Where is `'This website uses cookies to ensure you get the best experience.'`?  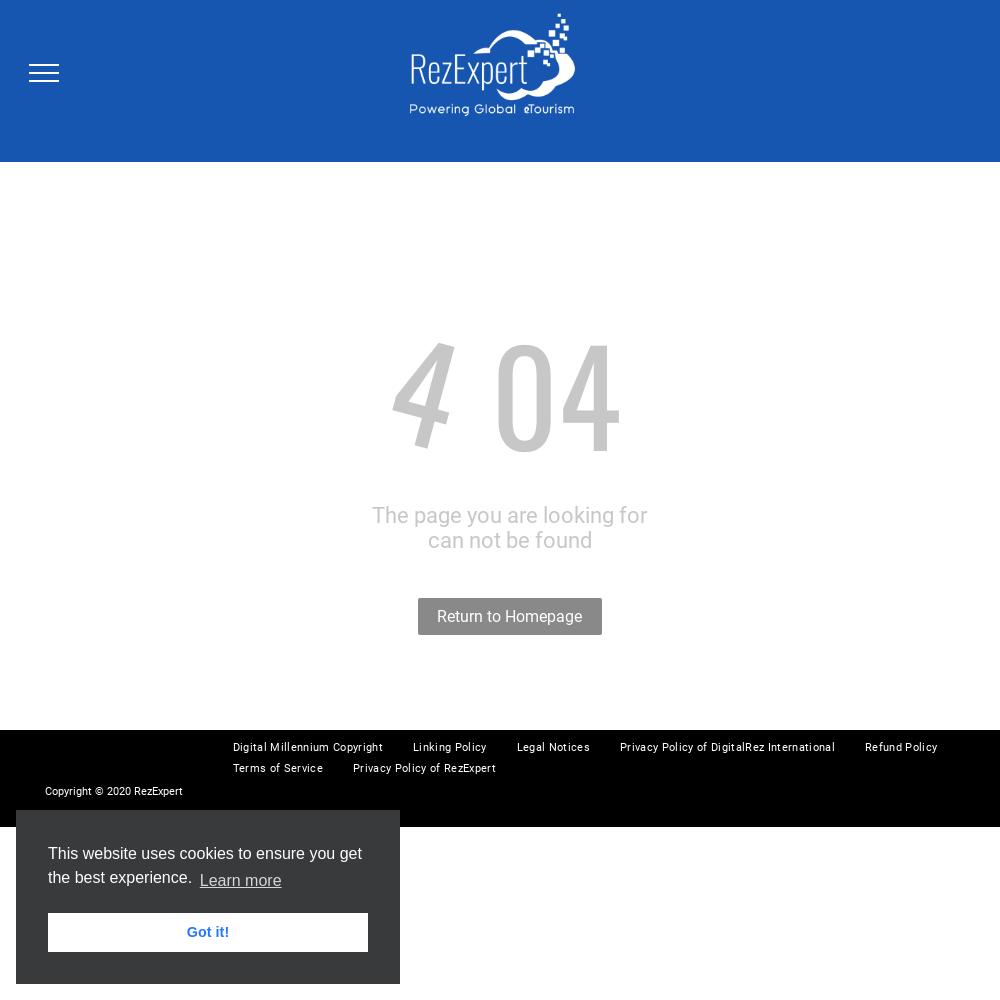
'This website uses cookies to ensure you get the best experience.' is located at coordinates (48, 864).